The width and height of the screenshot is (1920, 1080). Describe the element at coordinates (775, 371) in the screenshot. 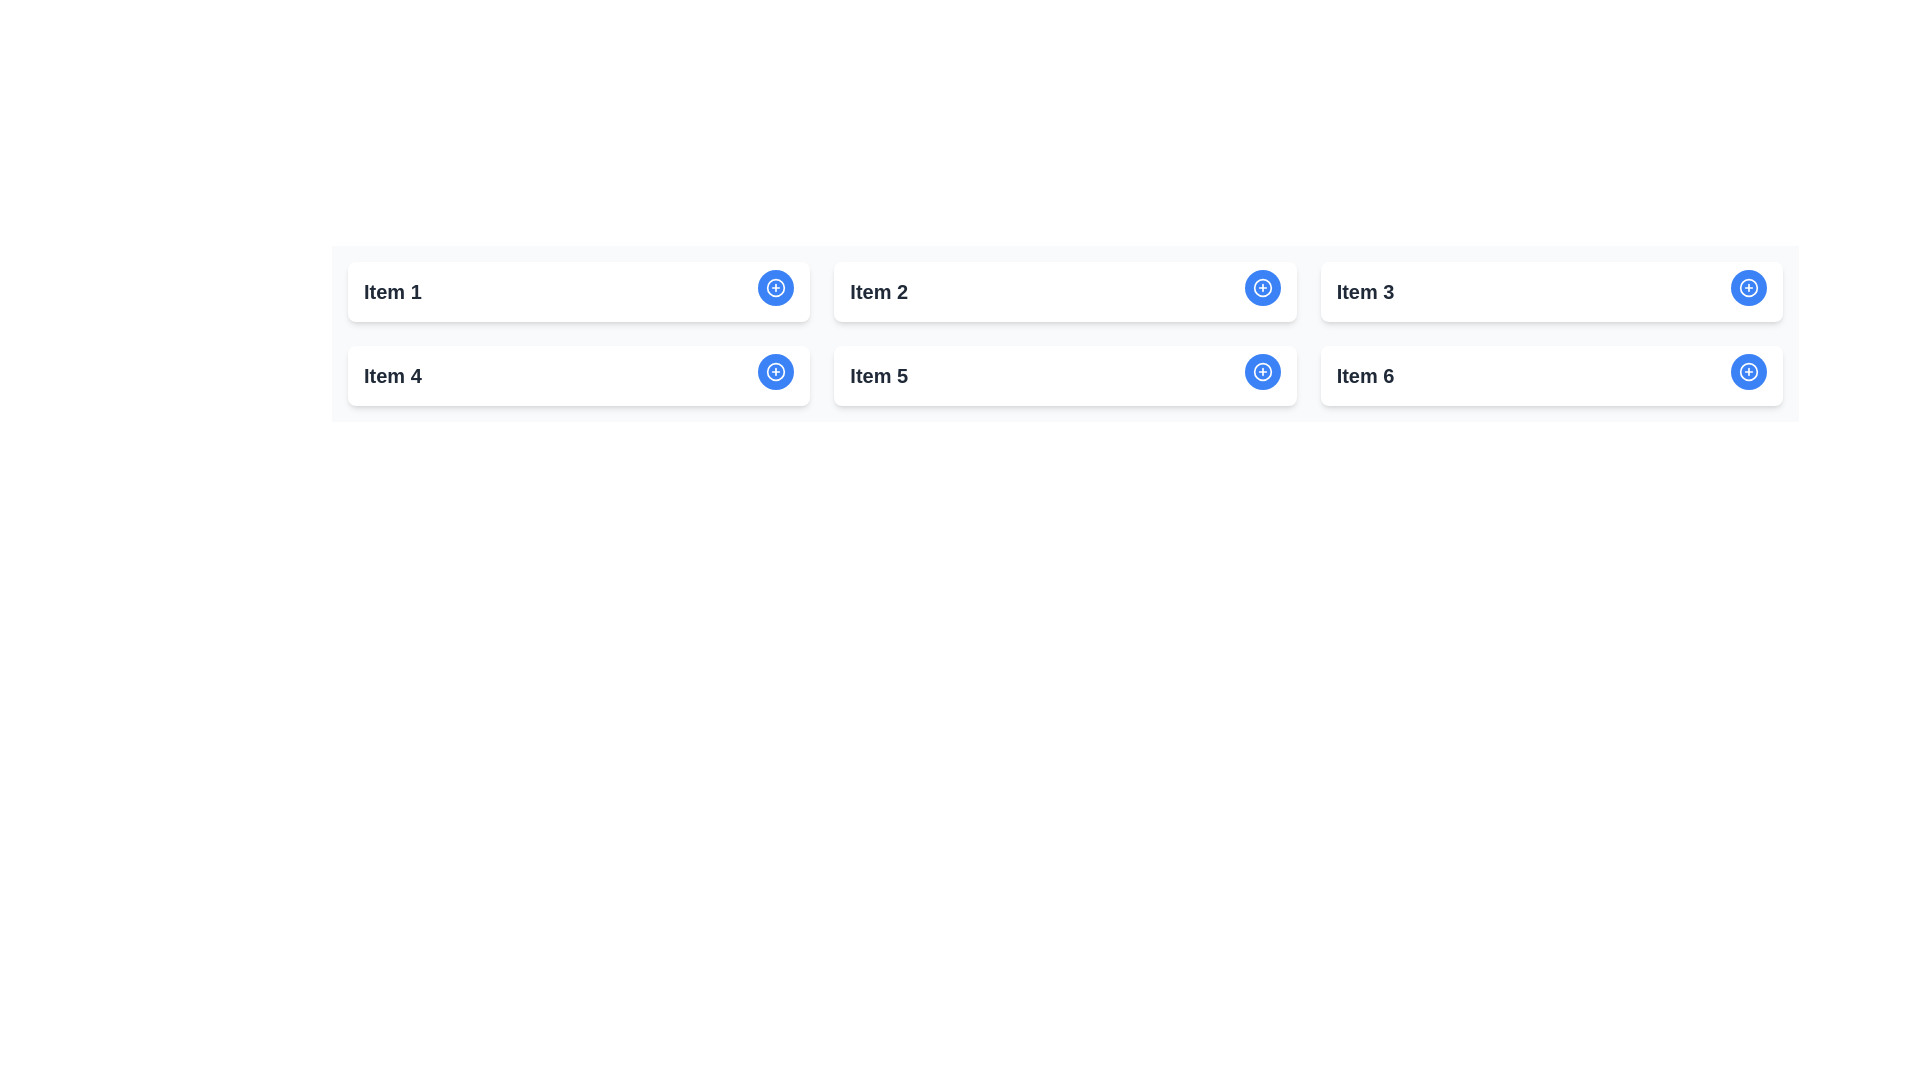

I see `the plus sign icon within a circle, which is located in a rounded button with a blue background, adjacent to 'Item 4' in the second row of items` at that location.